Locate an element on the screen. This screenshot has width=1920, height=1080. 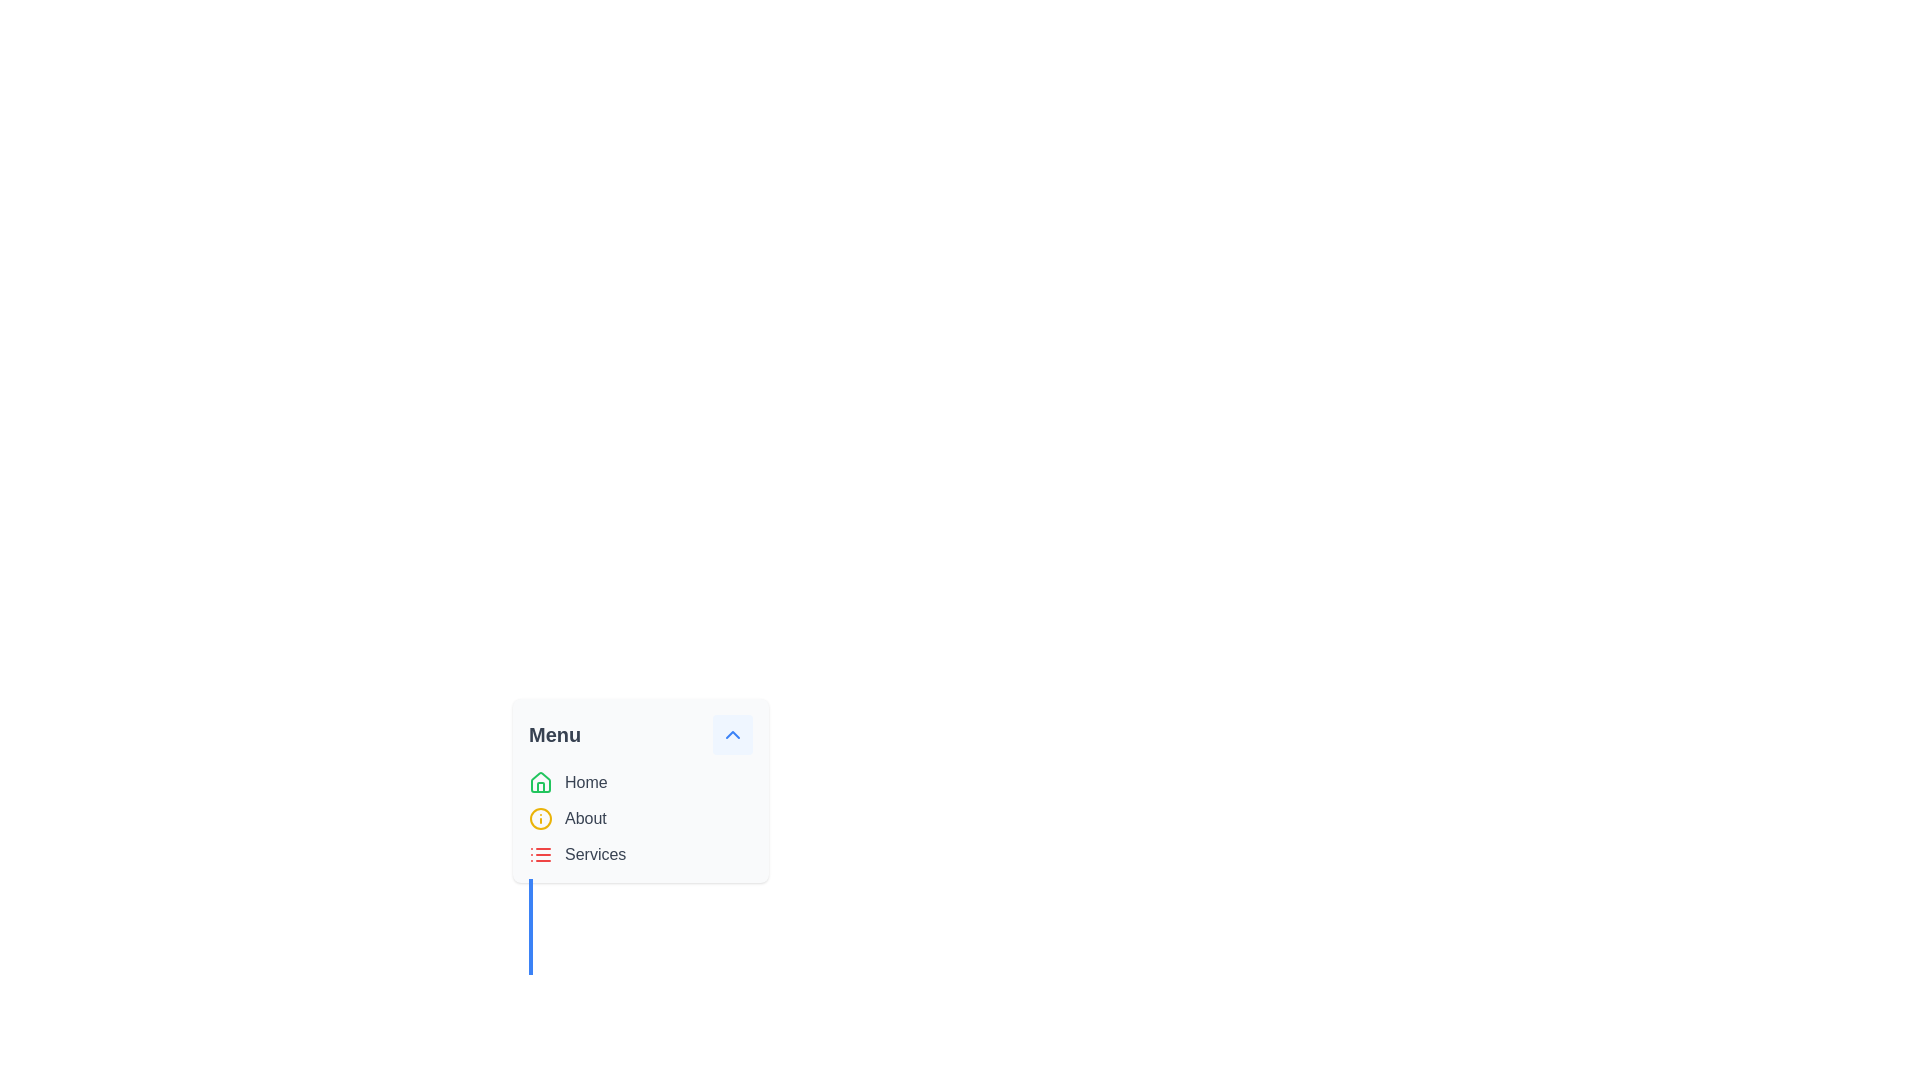
the circular part of the Info icon, which is styled with a yellow outline and located to the left of the menu section titled 'Menu' is located at coordinates (541, 818).